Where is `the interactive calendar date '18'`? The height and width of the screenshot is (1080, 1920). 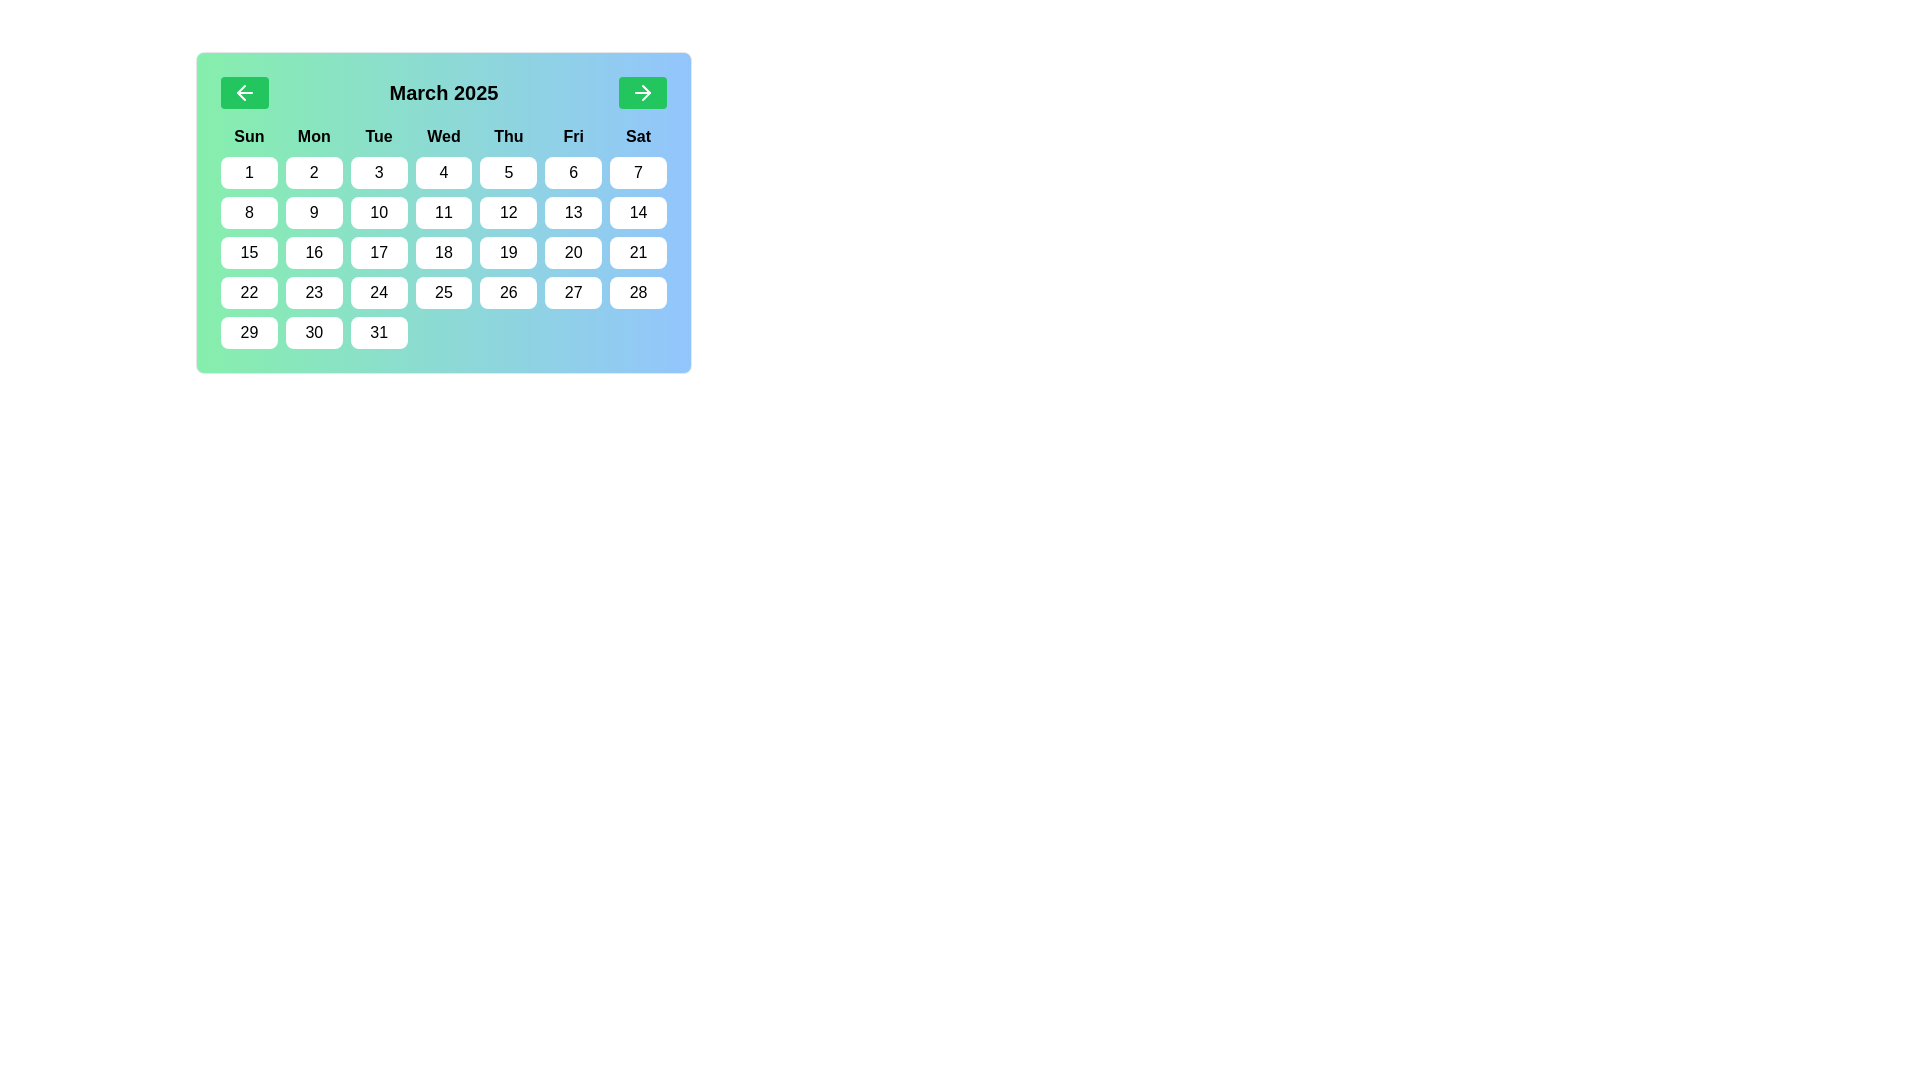 the interactive calendar date '18' is located at coordinates (443, 235).